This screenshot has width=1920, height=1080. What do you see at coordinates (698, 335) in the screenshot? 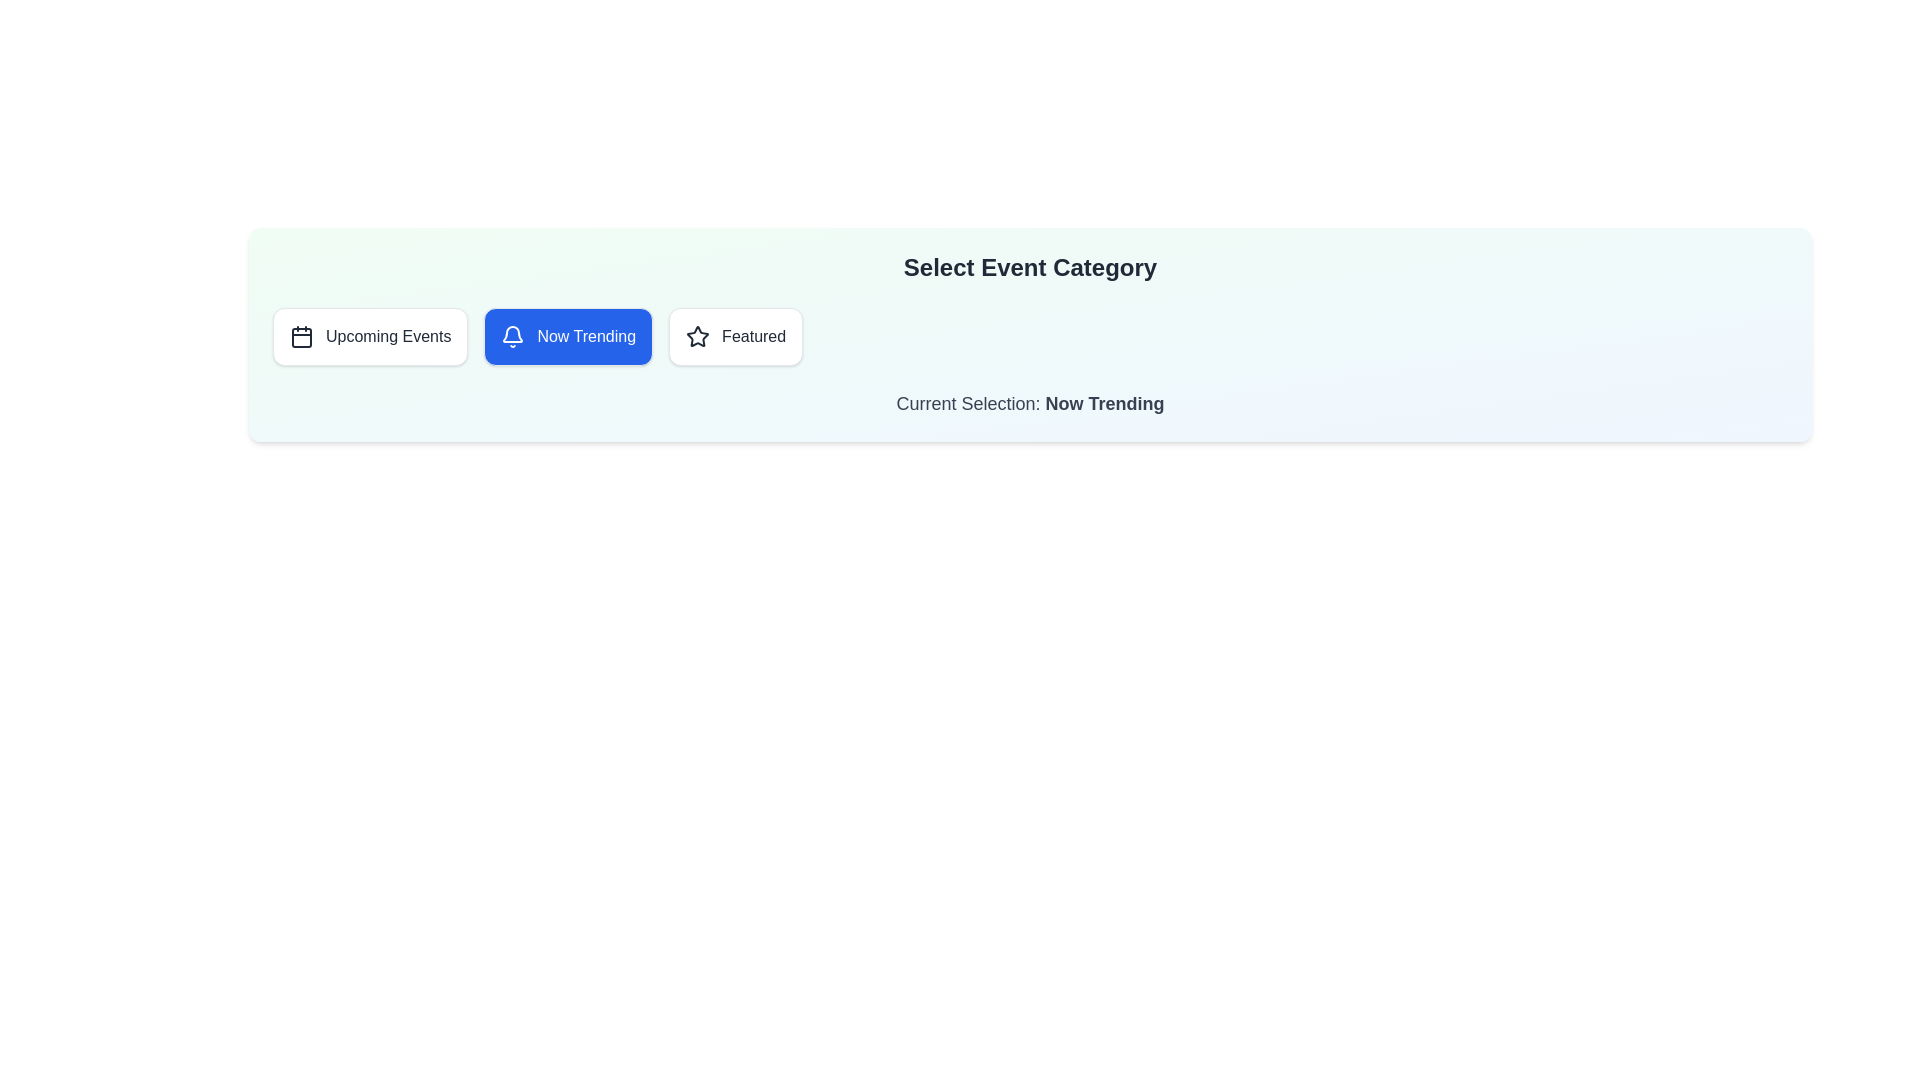
I see `the star-shaped icon, which is part of a horizontal layout of buttons and located between the 'Now Trending' button and the 'Featured' button` at bounding box center [698, 335].